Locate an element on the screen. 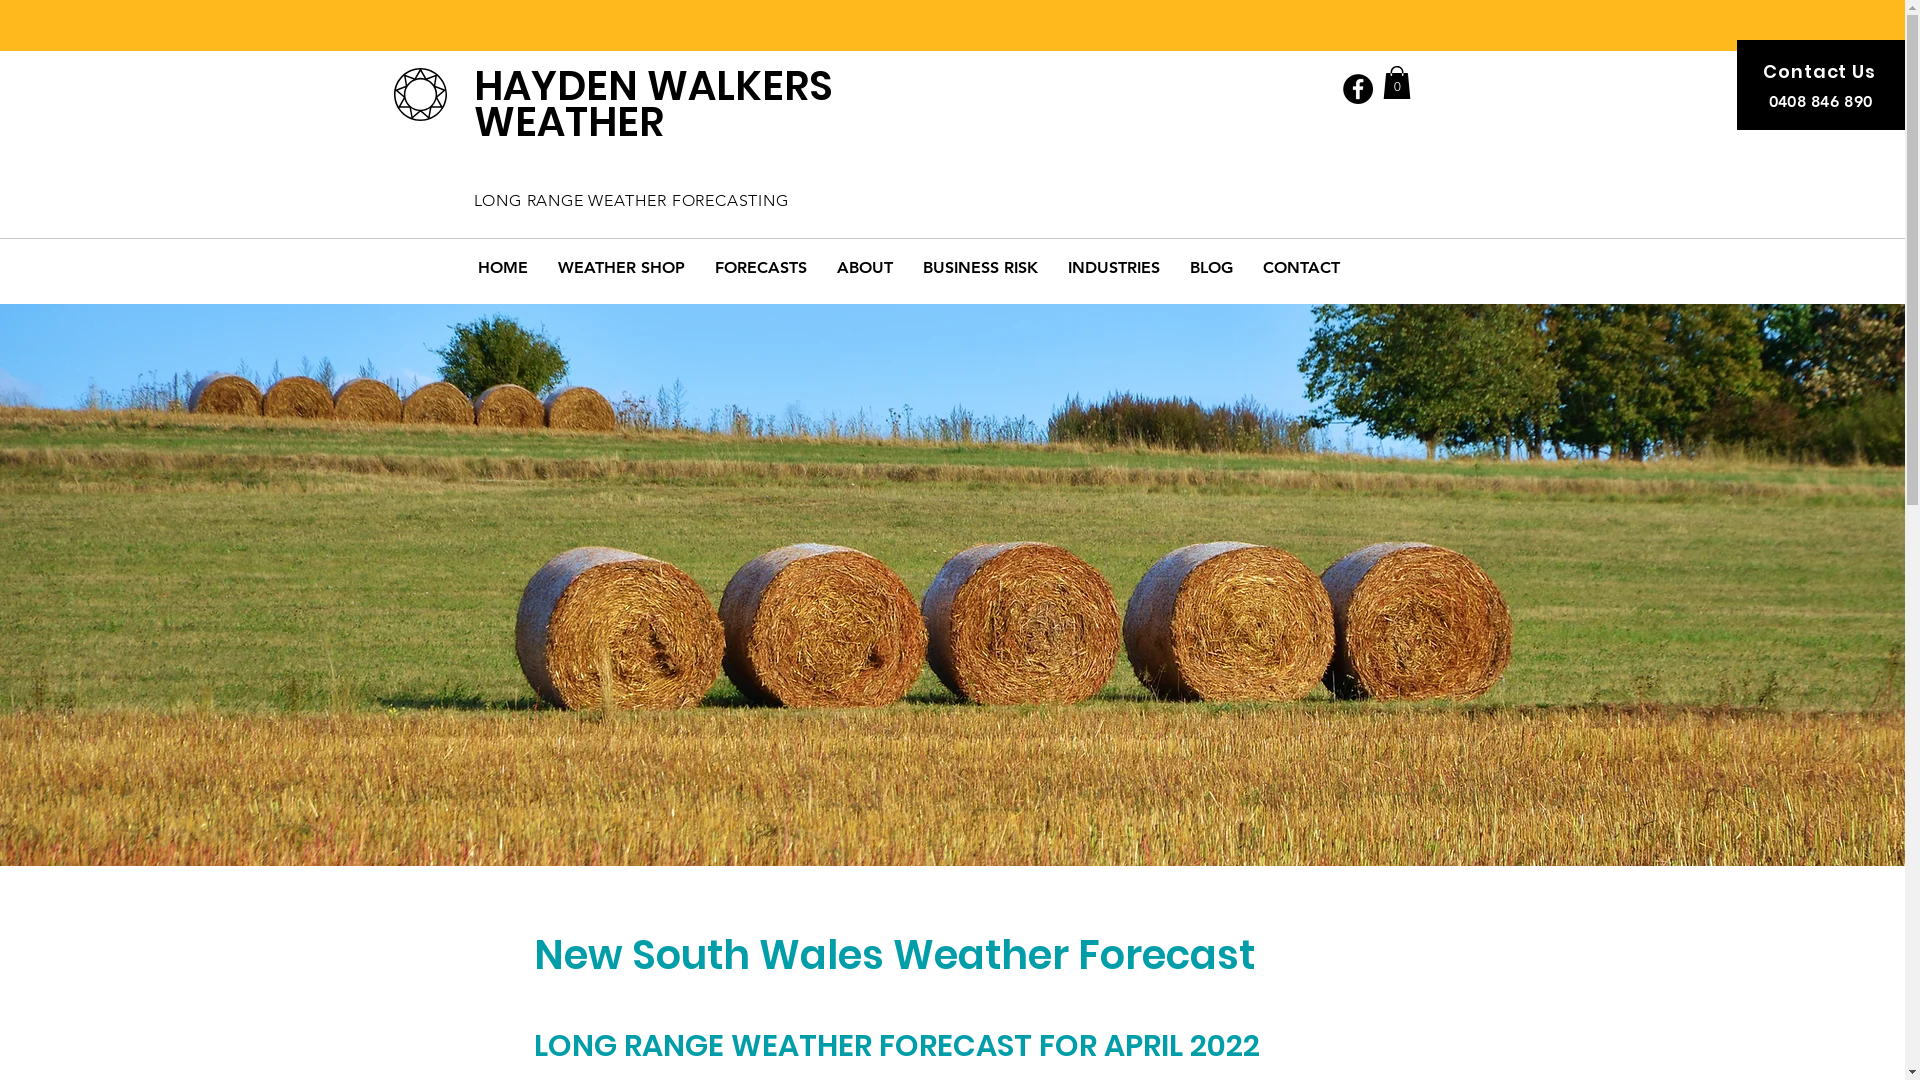 The height and width of the screenshot is (1080, 1920). 'WEATHER SHOP' is located at coordinates (619, 266).